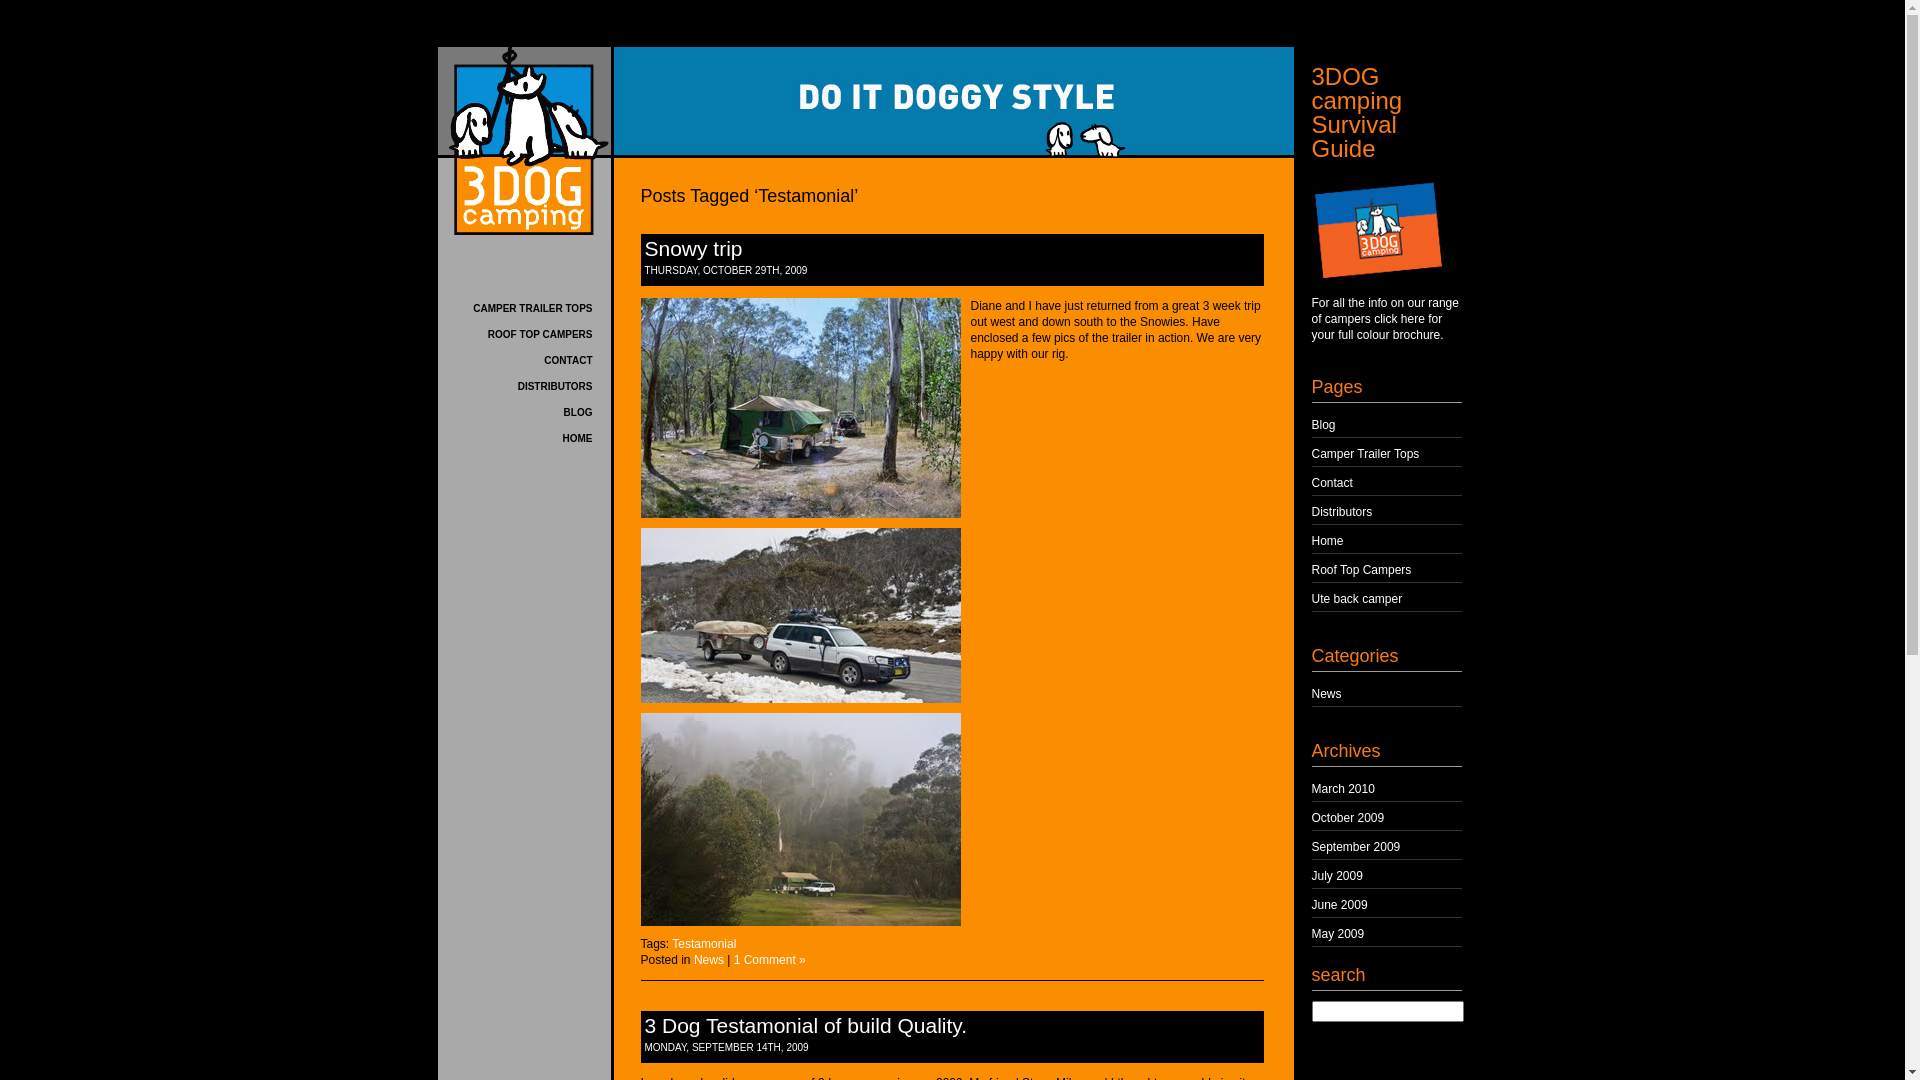  Describe the element at coordinates (672, 944) in the screenshot. I see `'Testamonial'` at that location.